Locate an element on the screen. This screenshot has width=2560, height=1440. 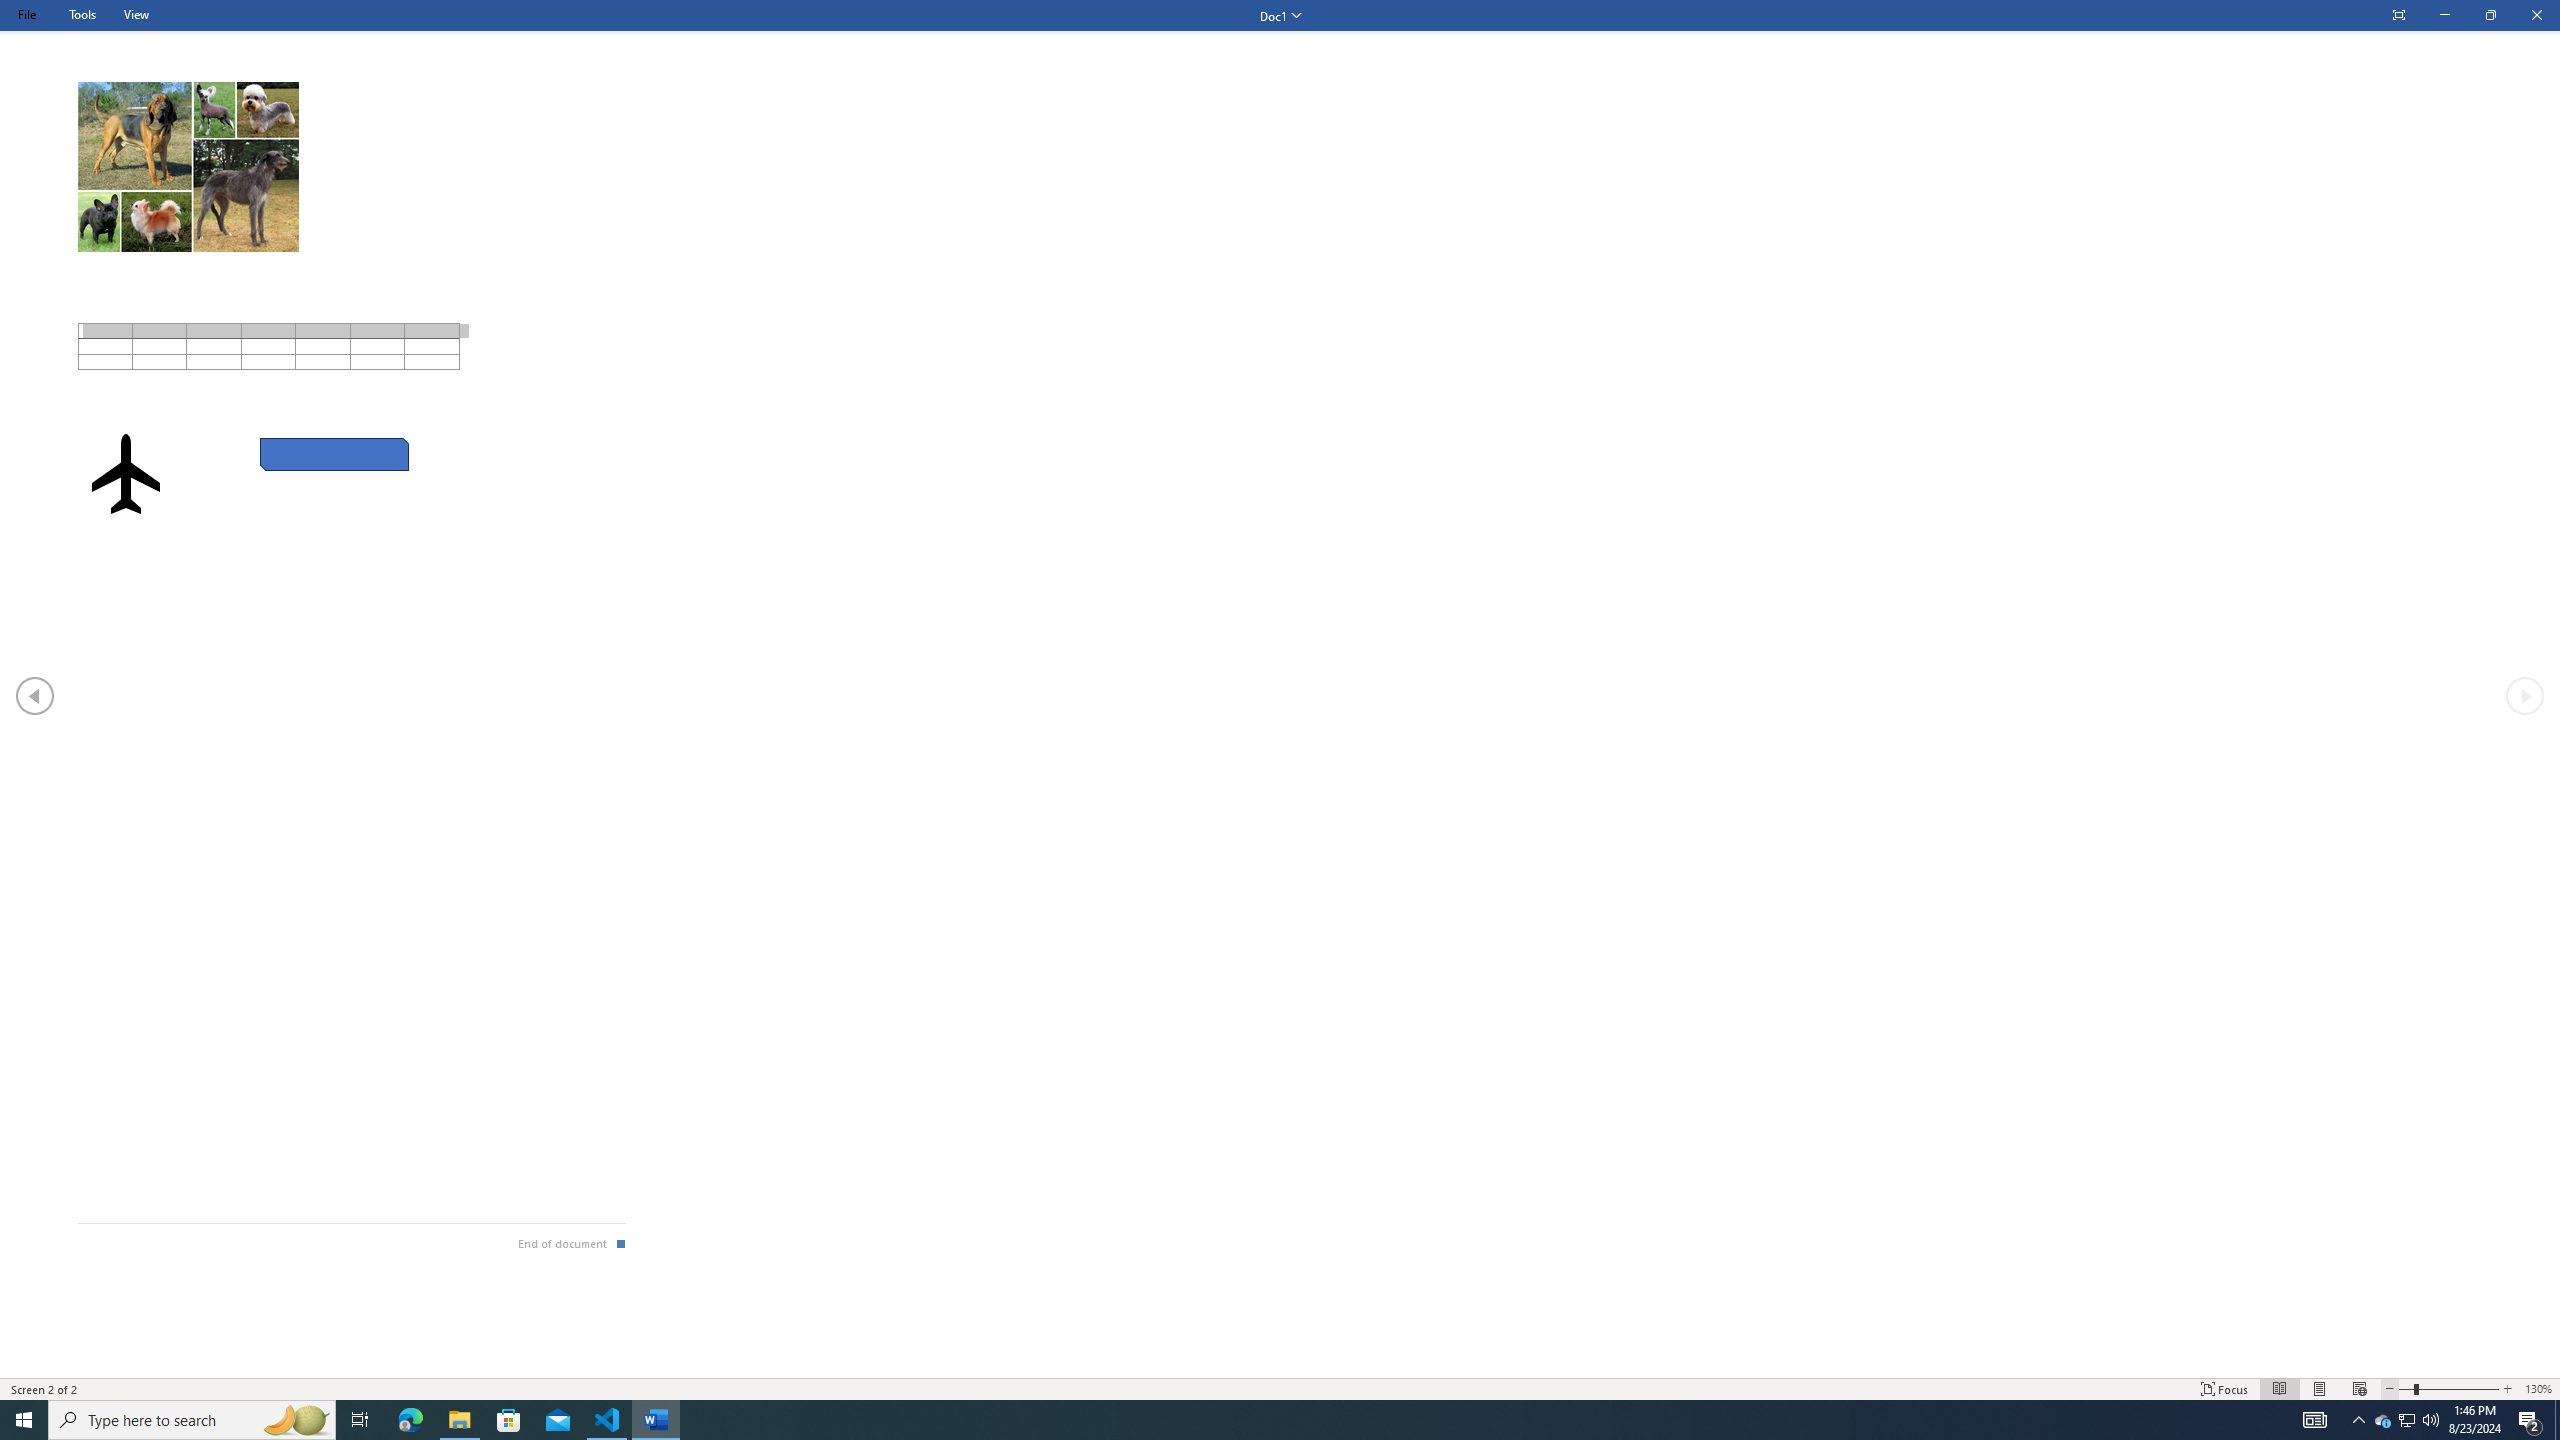
'Decrease Text Size' is located at coordinates (2388, 1389).